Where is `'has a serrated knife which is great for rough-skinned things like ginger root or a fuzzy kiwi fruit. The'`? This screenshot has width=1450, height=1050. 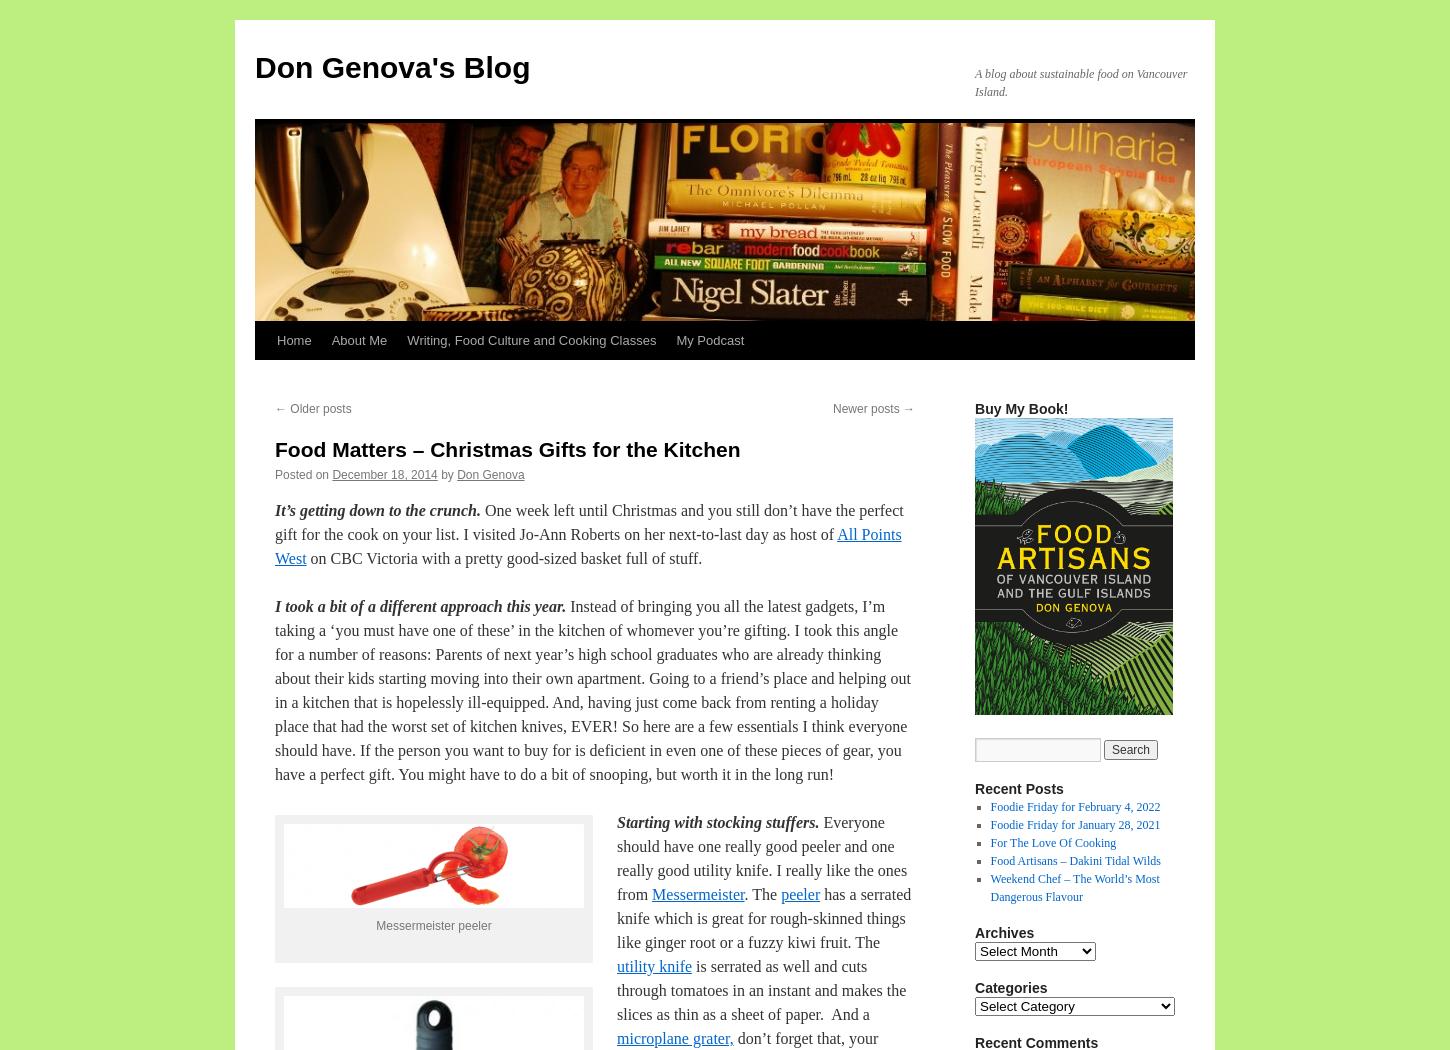 'has a serrated knife which is great for rough-skinned things like ginger root or a fuzzy kiwi fruit. The' is located at coordinates (764, 918).